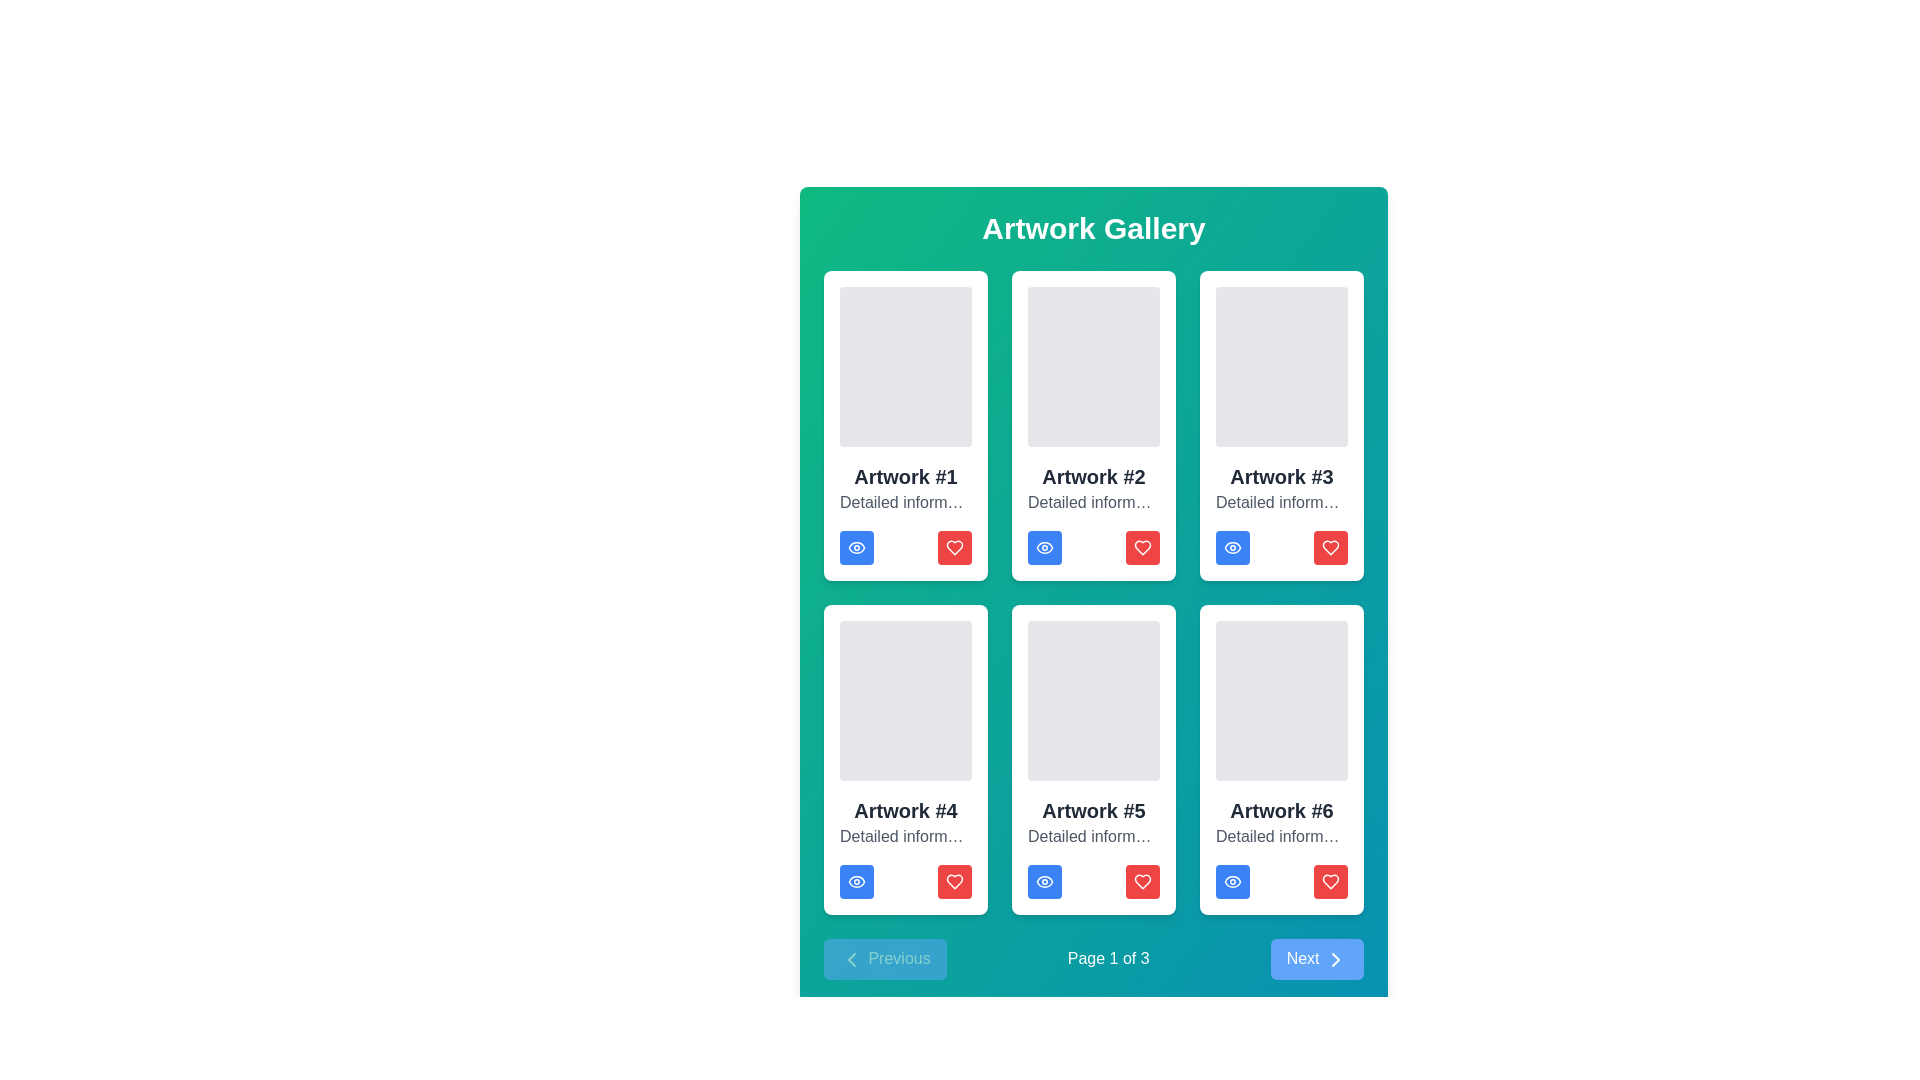 This screenshot has height=1080, width=1920. Describe the element at coordinates (1093, 366) in the screenshot. I see `the decorative rectangle located at the top of the card labeled 'Artwork #2'` at that location.